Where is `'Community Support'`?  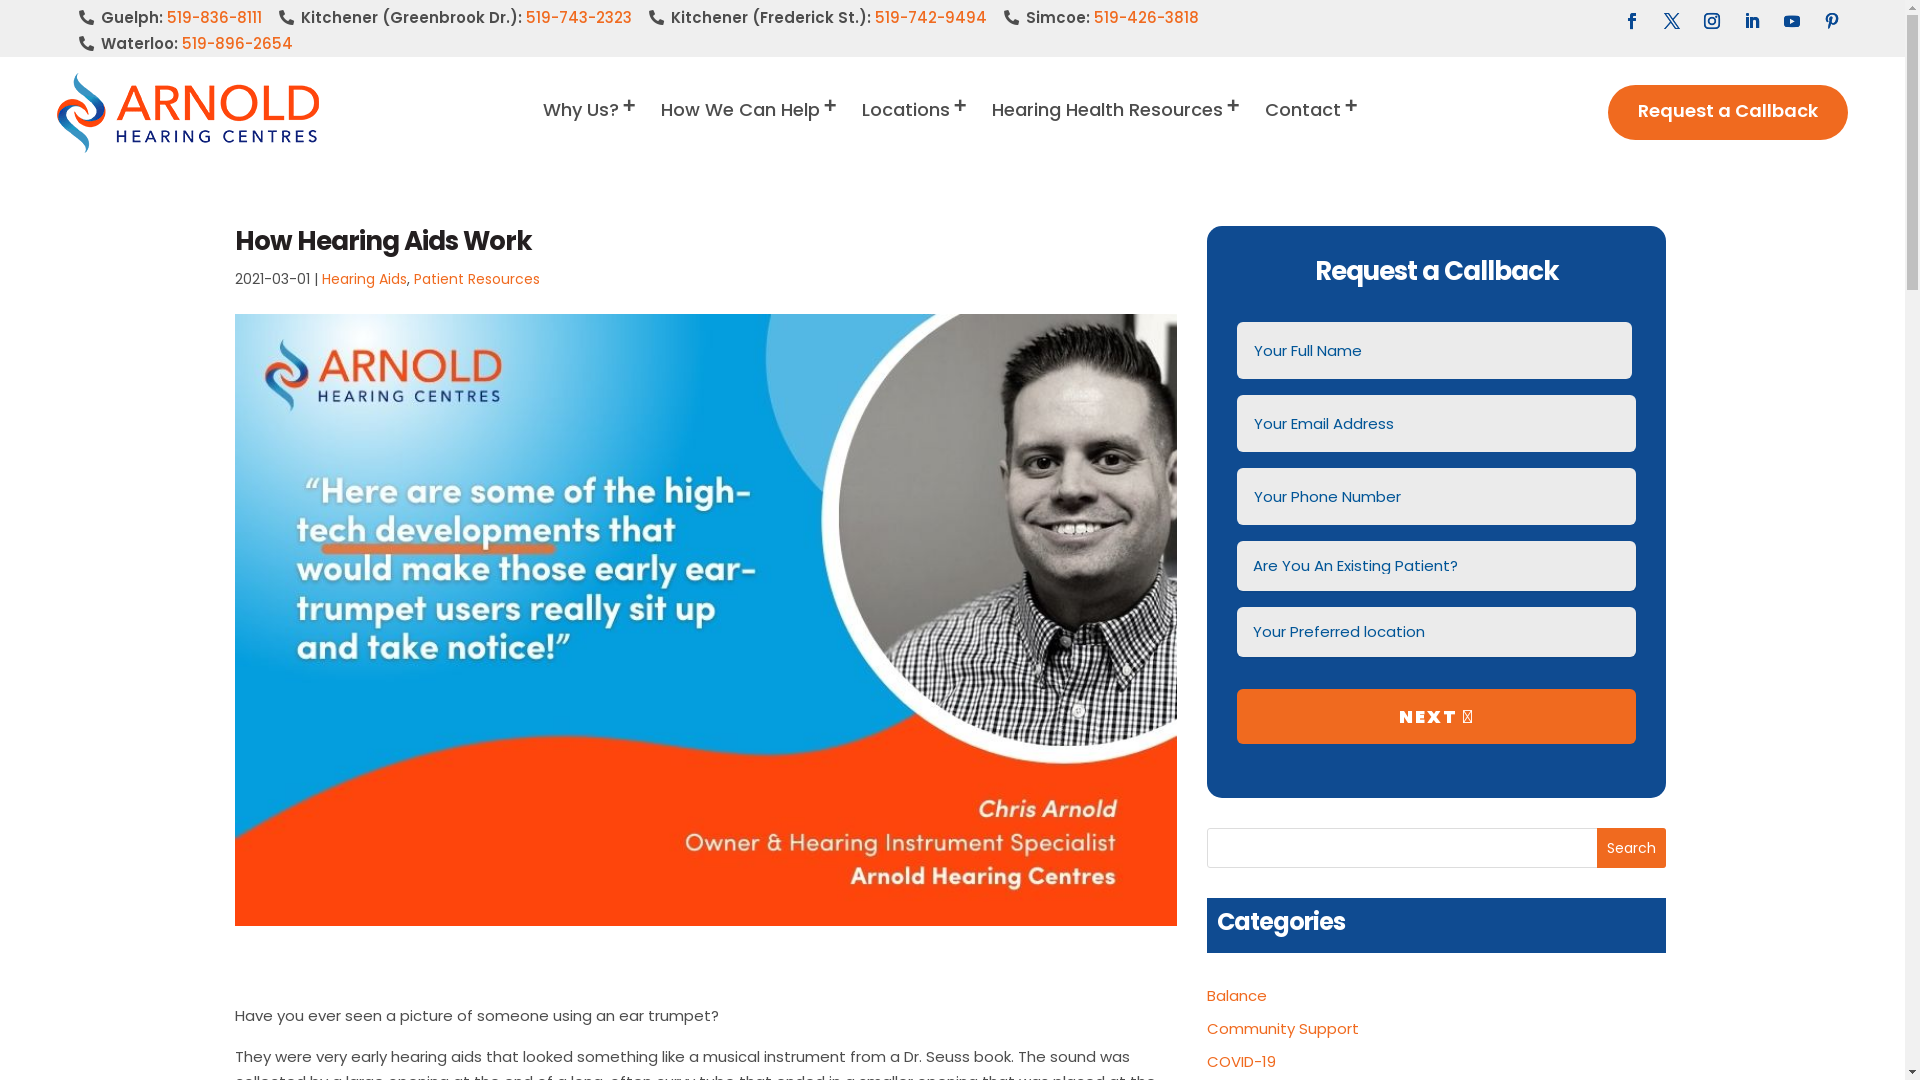
'Community Support' is located at coordinates (1205, 1028).